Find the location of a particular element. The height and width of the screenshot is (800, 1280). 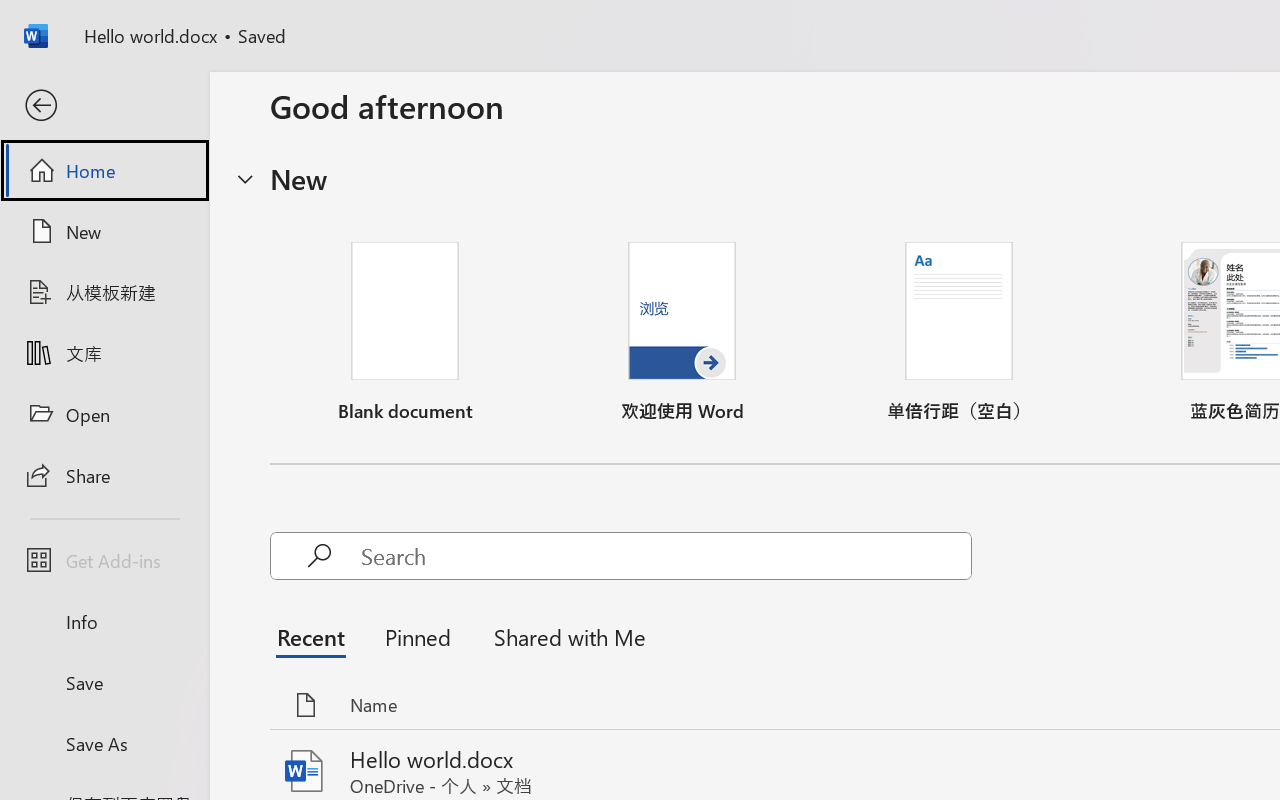

'Save As' is located at coordinates (103, 743).